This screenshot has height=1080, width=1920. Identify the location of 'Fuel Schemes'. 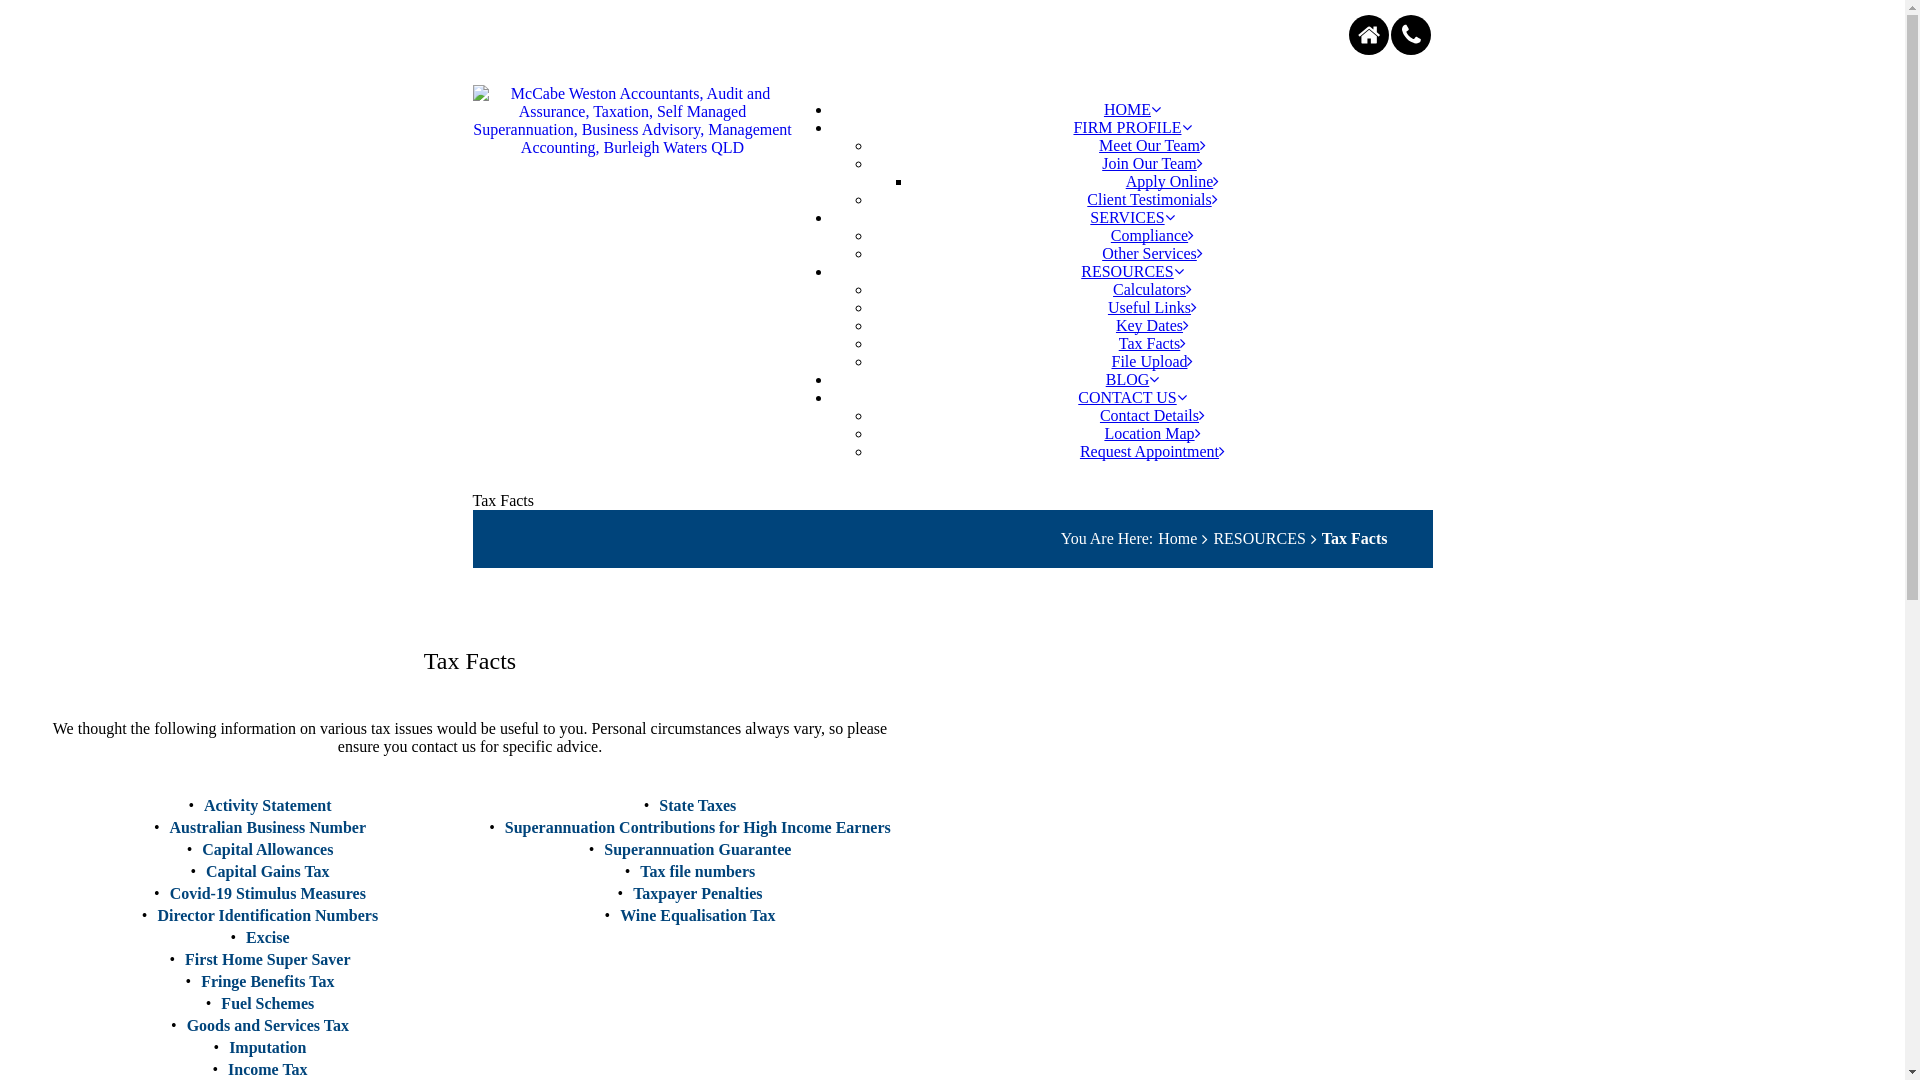
(266, 1003).